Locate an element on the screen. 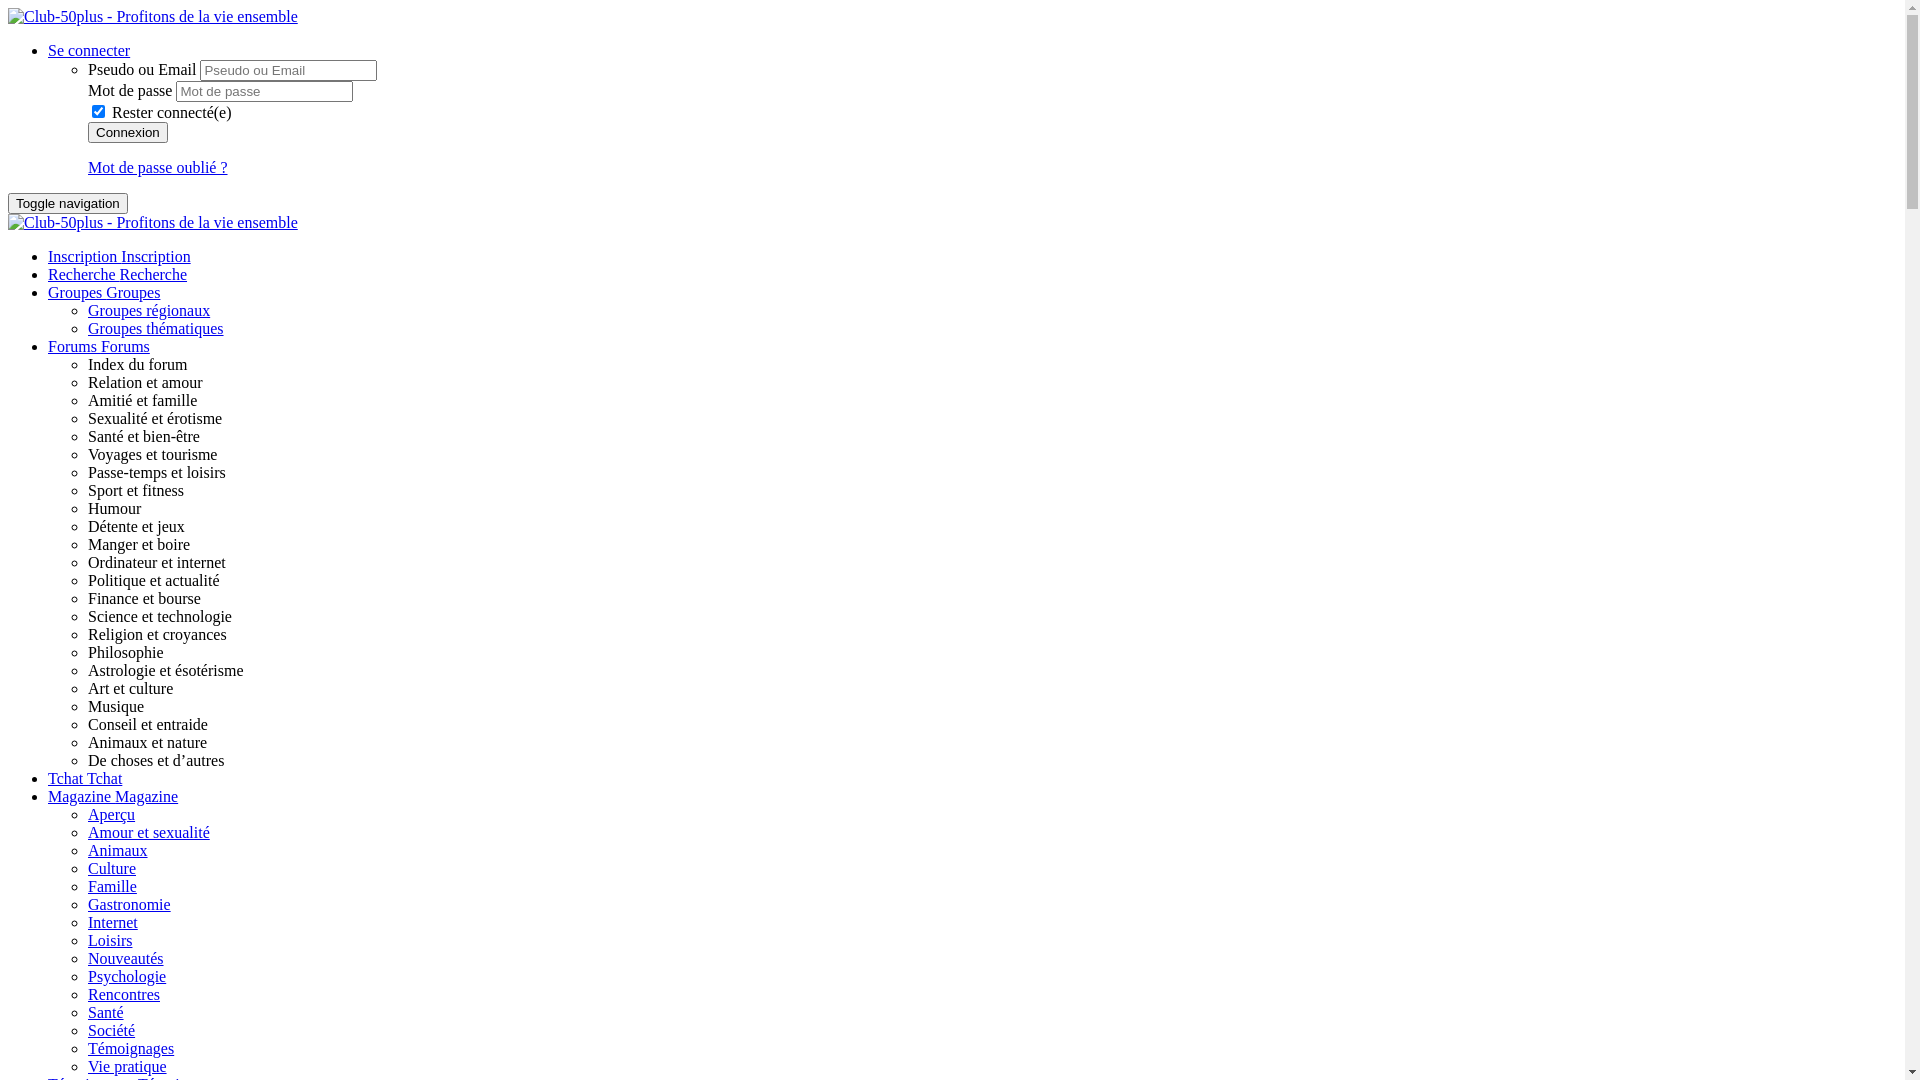 The image size is (1920, 1080). 'Animaux et nature' is located at coordinates (146, 742).